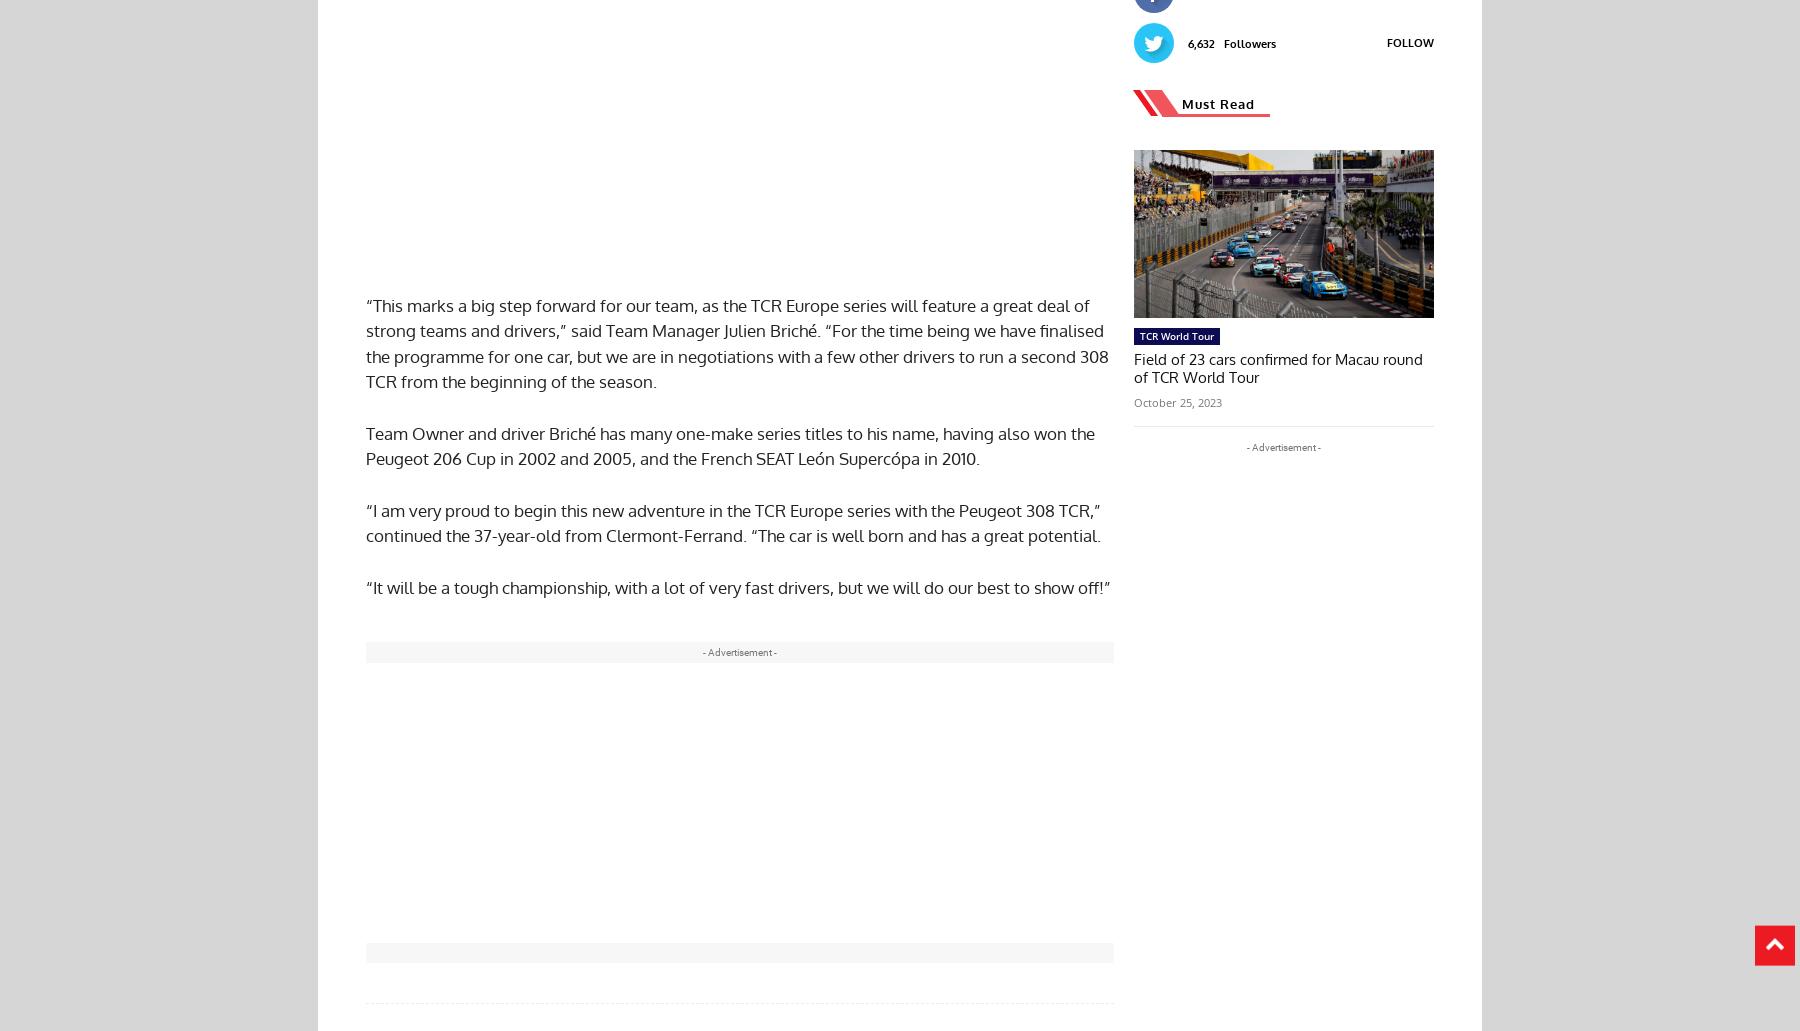 The width and height of the screenshot is (1800, 1031). Describe the element at coordinates (732, 521) in the screenshot. I see `'“I am very proud to begin this new adventure in the TCR Europe series with the Peugeot 308 TCR,” continued the 37-year-old from Clermont-Ferrand. “The car is well born and has a great potential.'` at that location.